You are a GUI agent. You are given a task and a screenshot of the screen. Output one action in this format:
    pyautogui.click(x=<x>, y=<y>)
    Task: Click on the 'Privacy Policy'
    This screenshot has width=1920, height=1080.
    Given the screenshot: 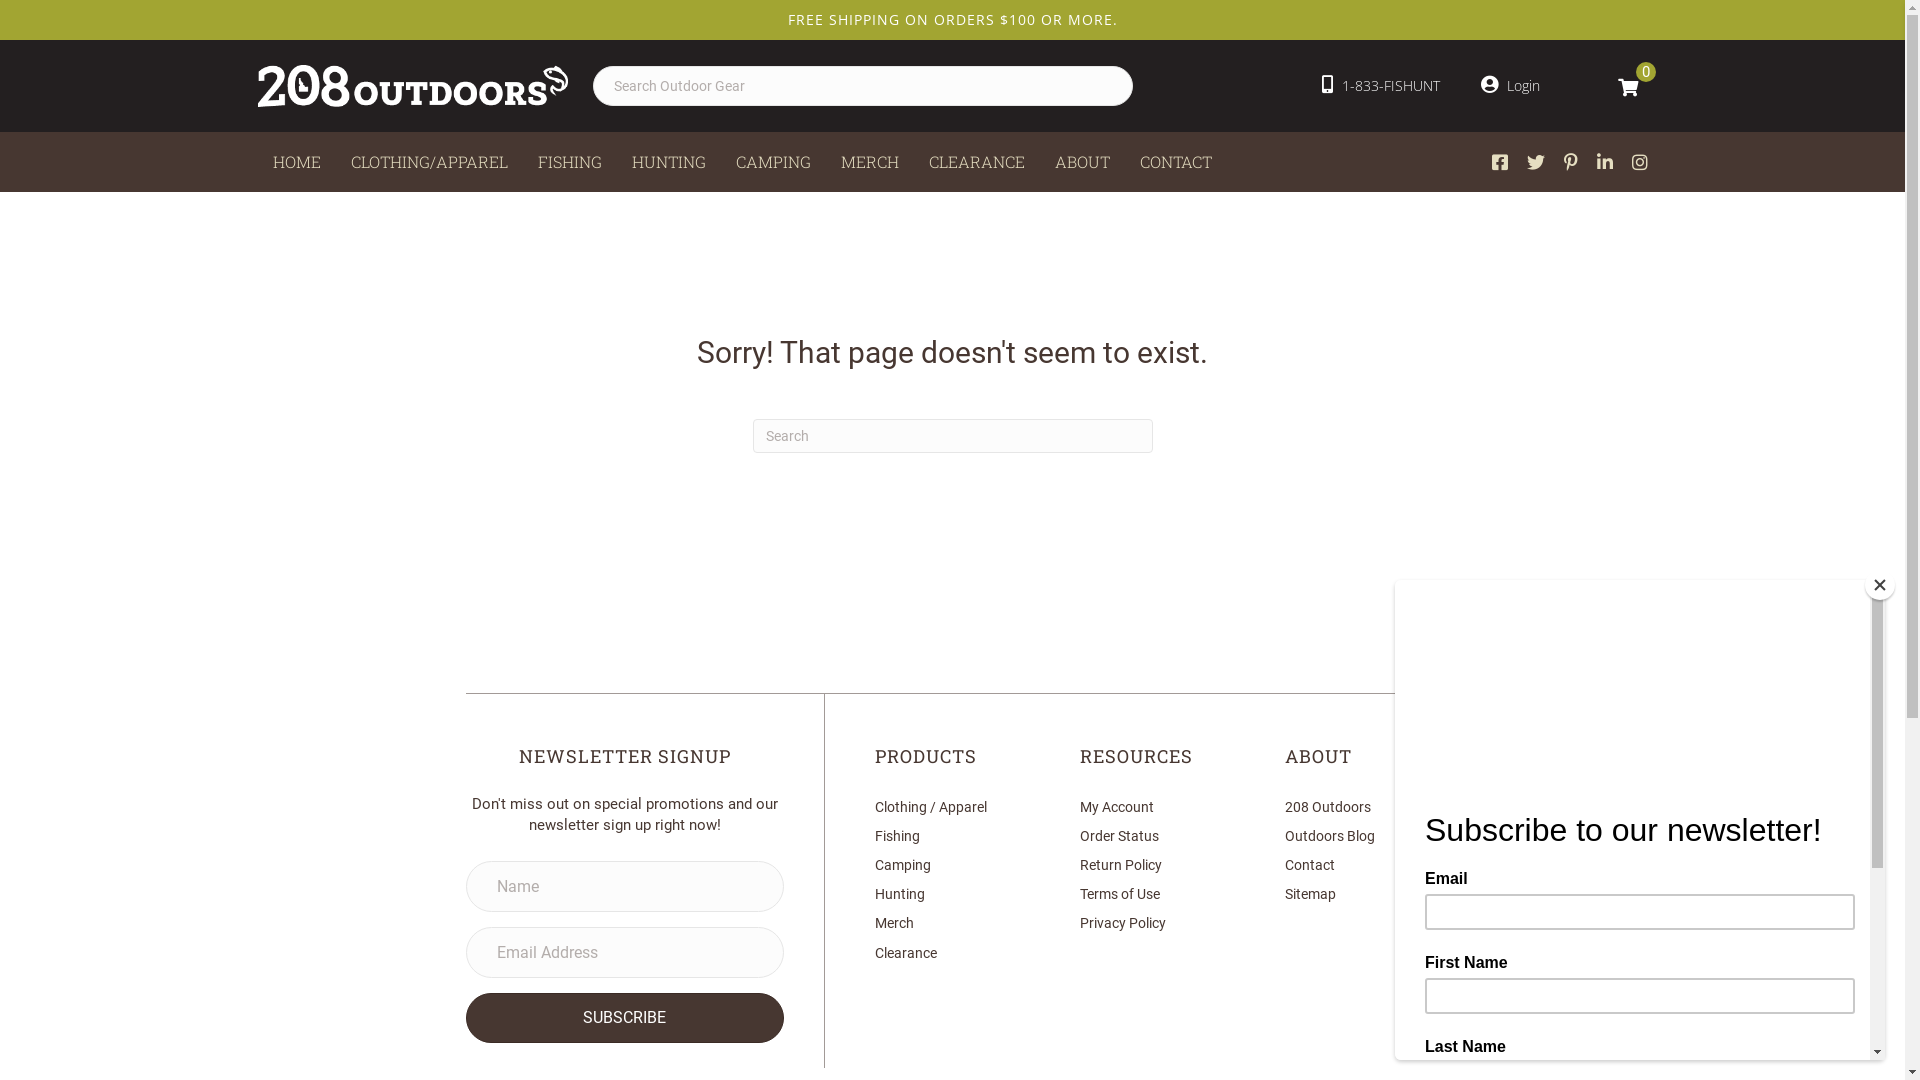 What is the action you would take?
    pyautogui.click(x=1123, y=922)
    